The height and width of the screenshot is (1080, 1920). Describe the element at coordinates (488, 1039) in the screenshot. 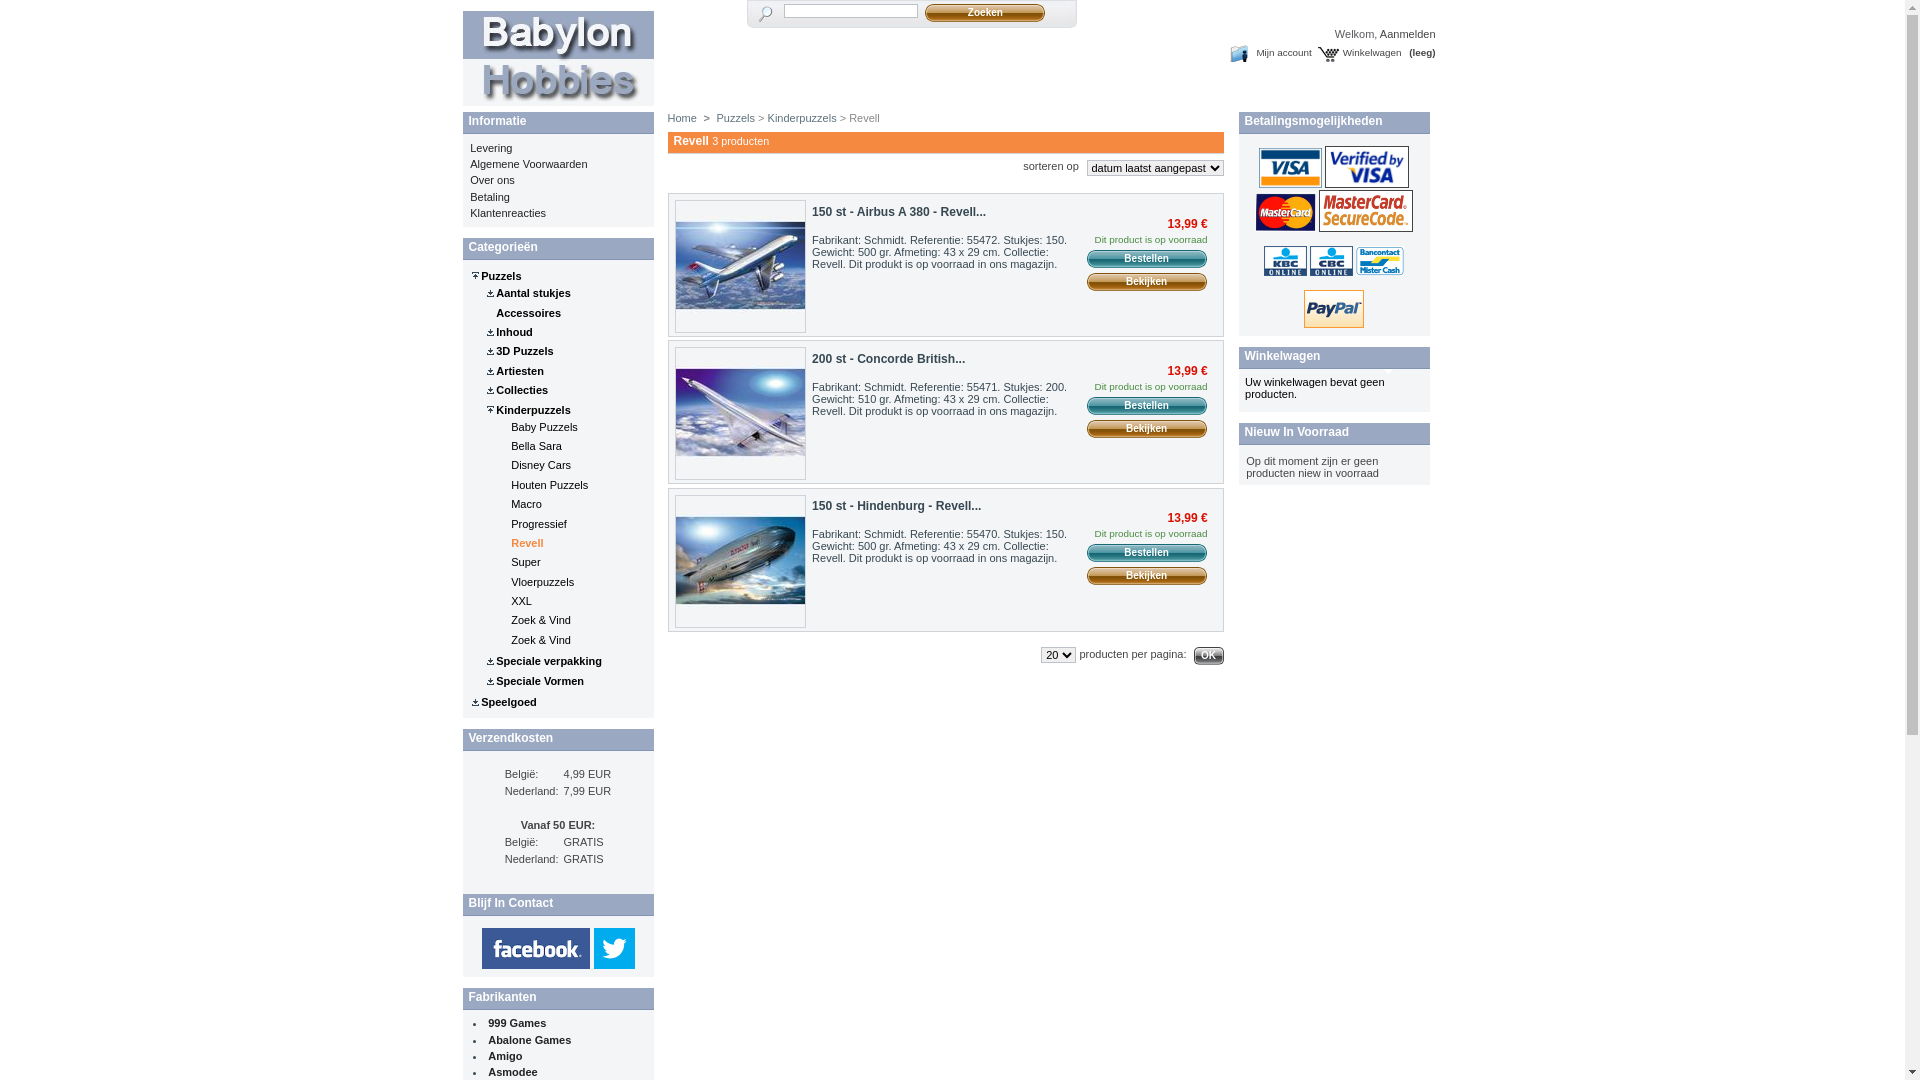

I see `'Abalone Games'` at that location.